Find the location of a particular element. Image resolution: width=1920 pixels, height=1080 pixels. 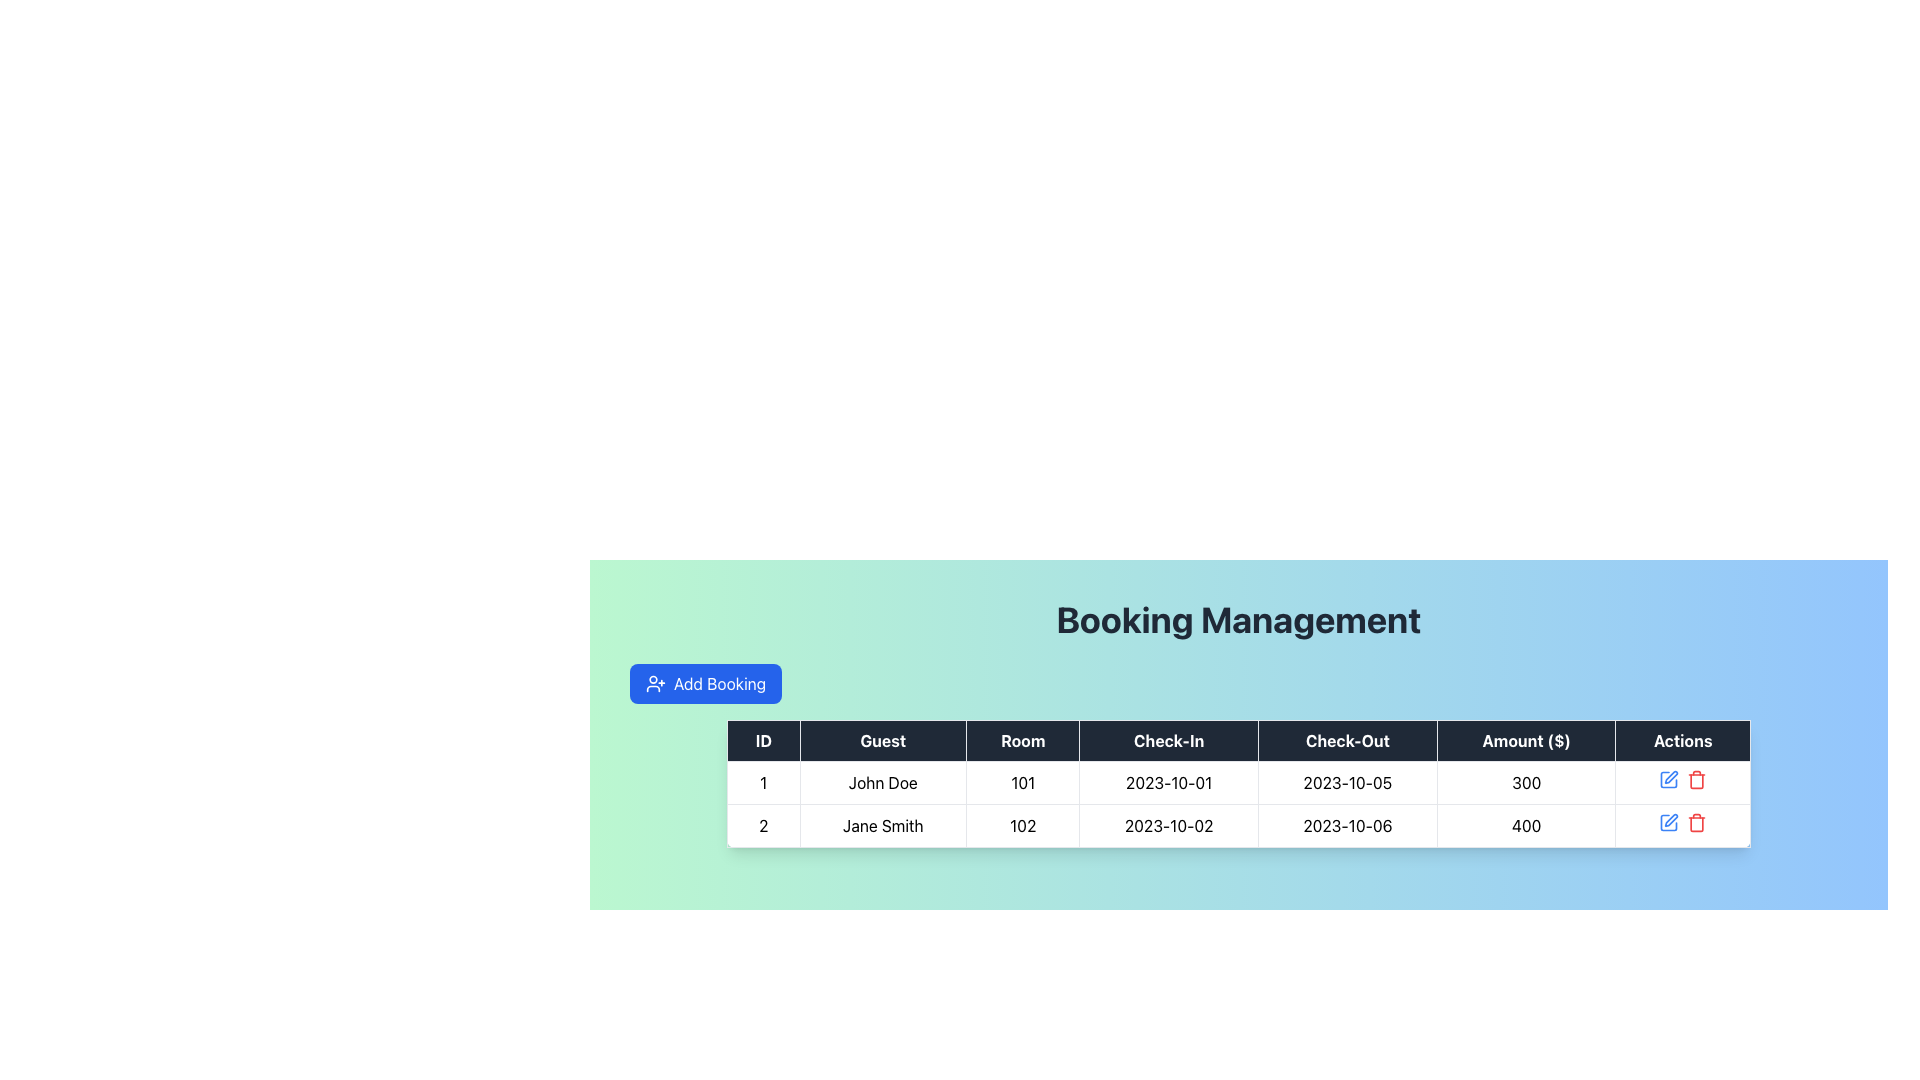

the 'ID' table cell that uniquely identifies the record for 'John Doe' in the first row of the table is located at coordinates (762, 782).